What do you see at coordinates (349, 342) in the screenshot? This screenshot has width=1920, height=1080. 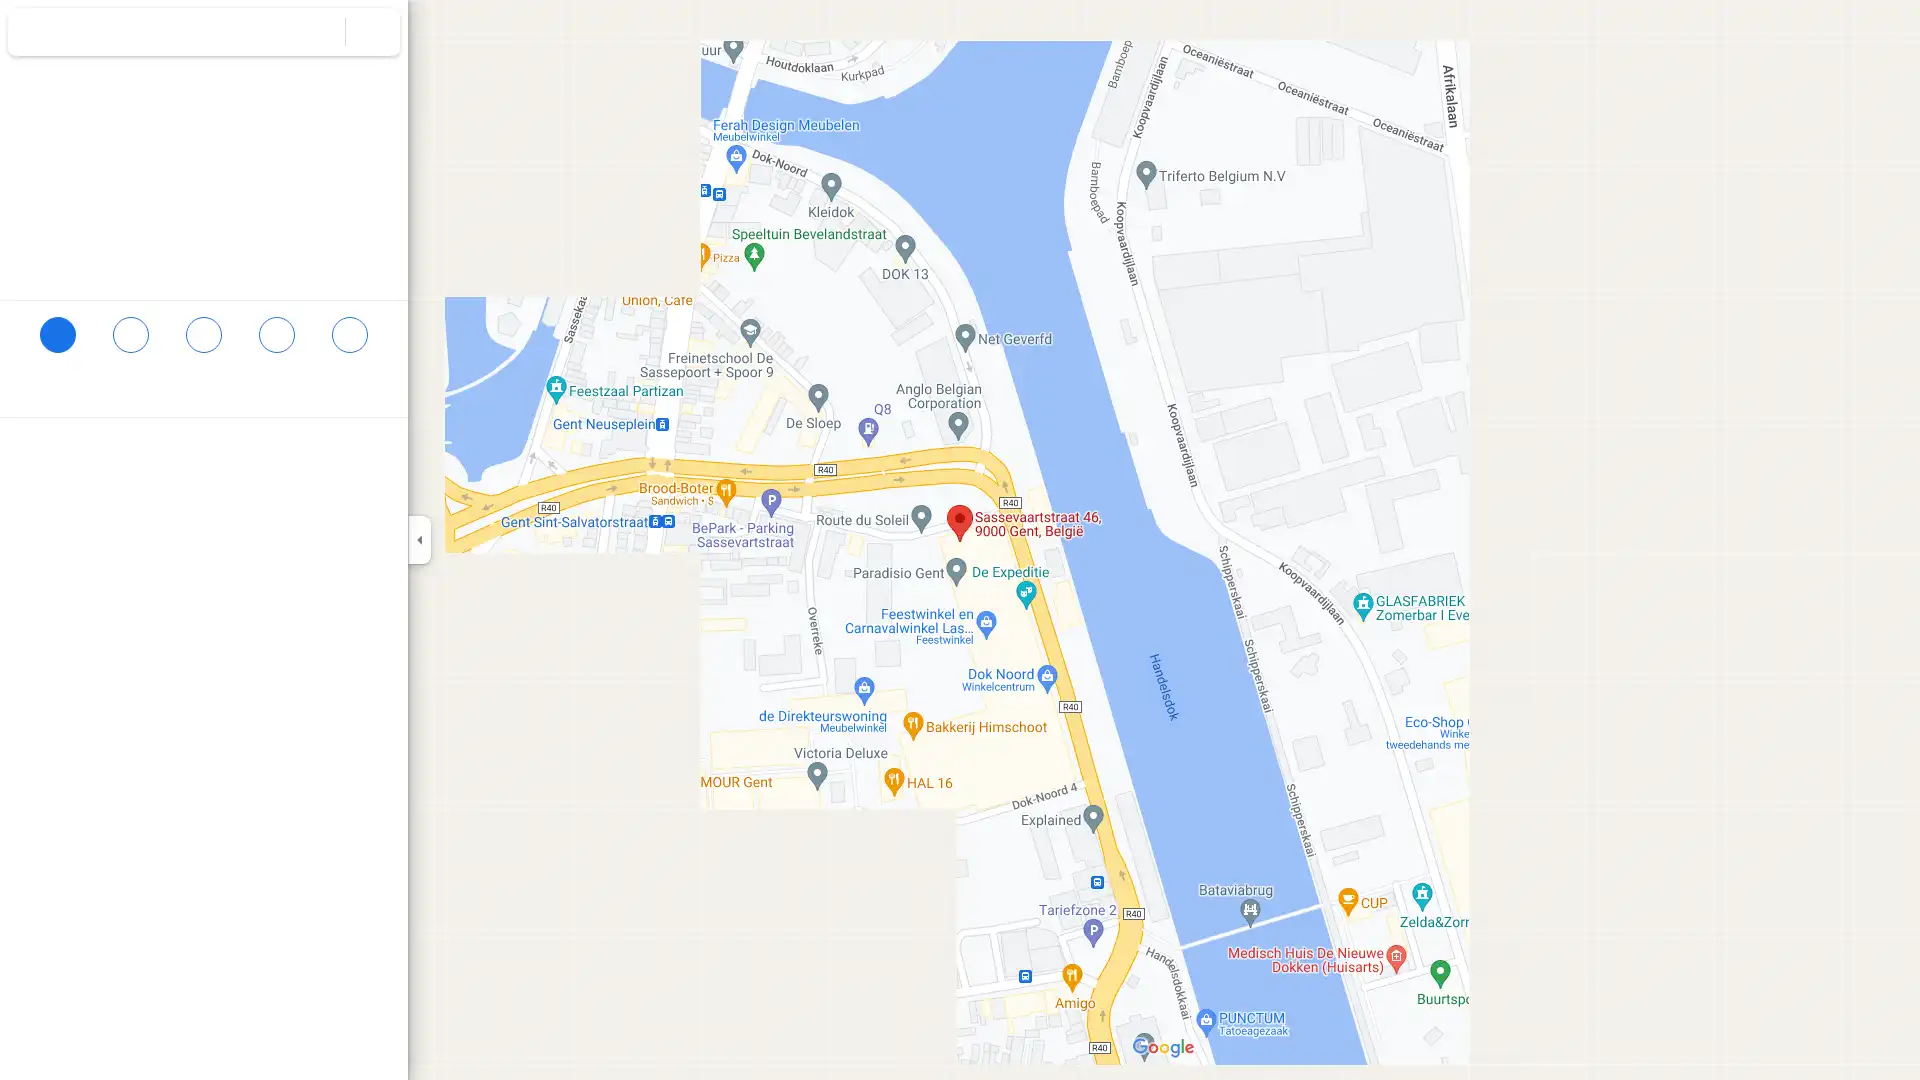 I see `Sassevaartstraat 46 delen` at bounding box center [349, 342].